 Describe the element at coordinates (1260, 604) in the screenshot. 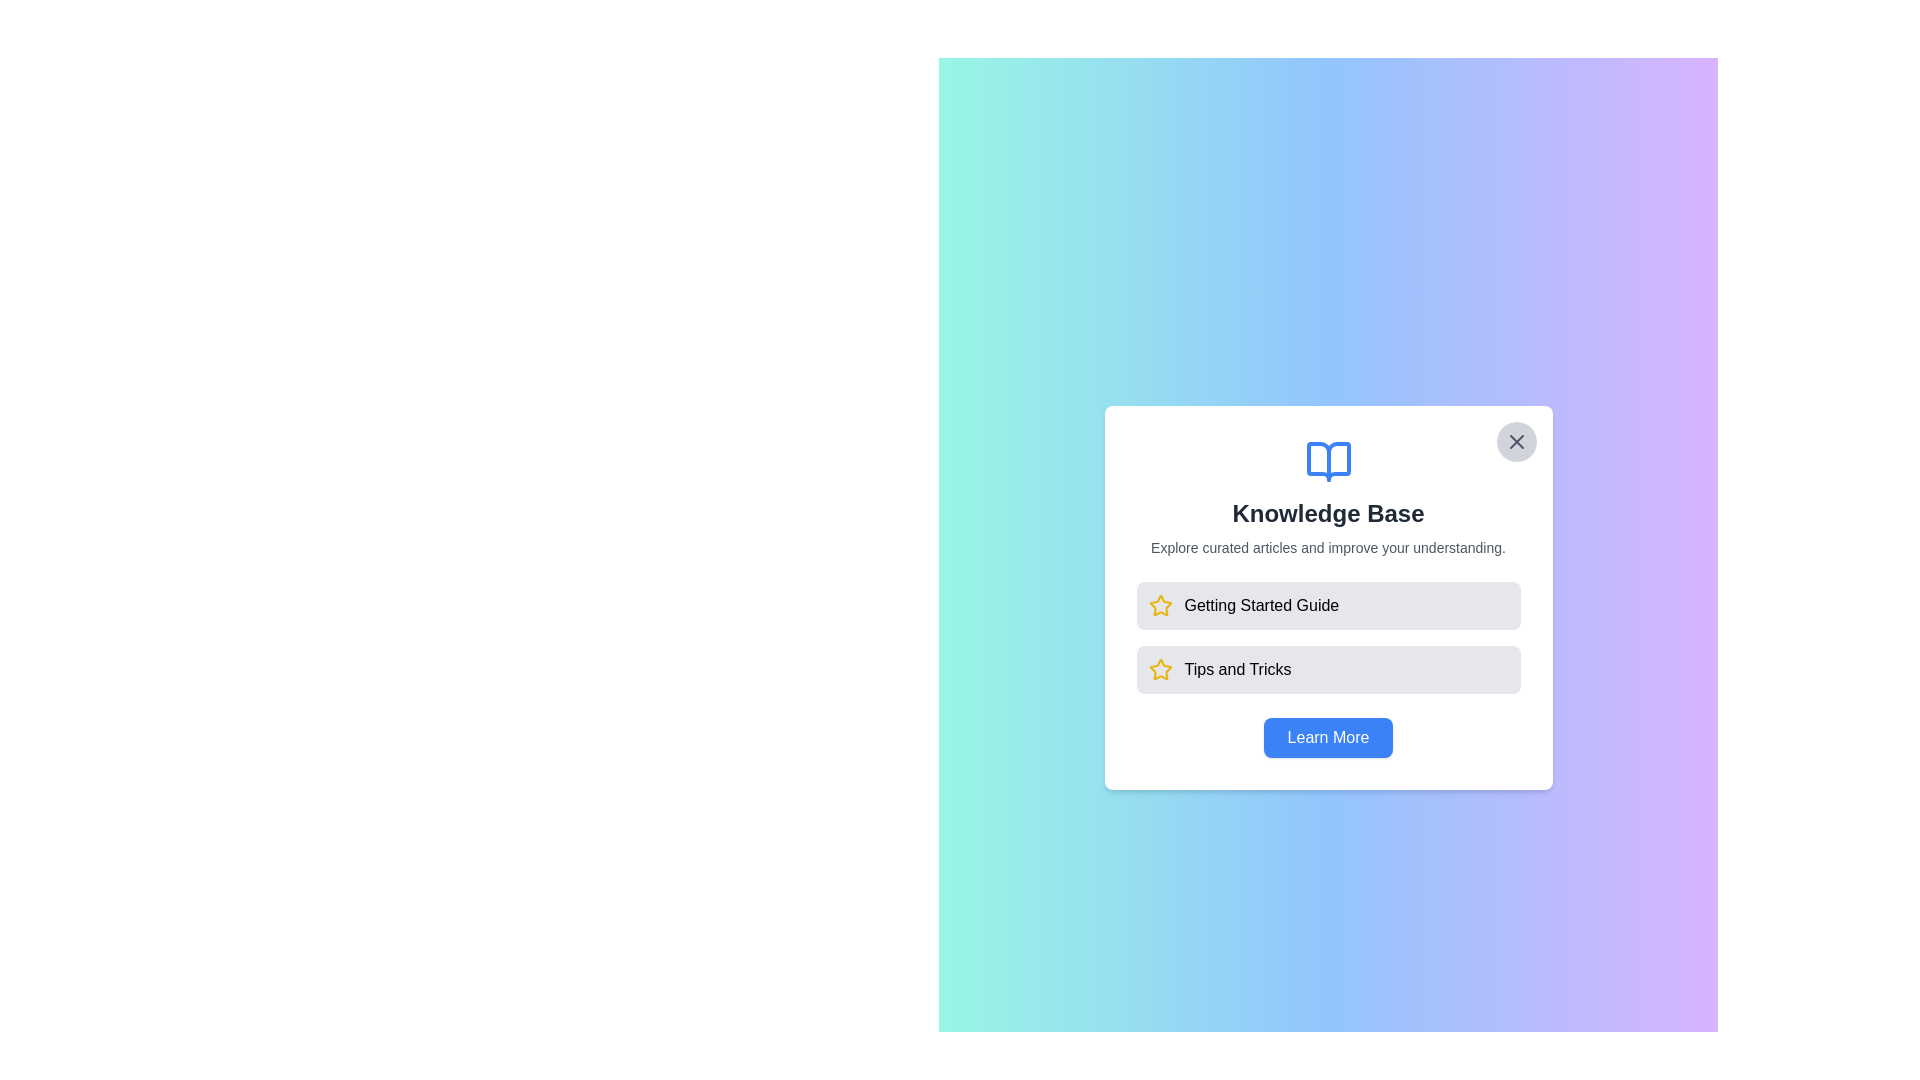

I see `the navigation link or button labeled 'Getting Started' in the 'Knowledge Base' dialog box` at that location.